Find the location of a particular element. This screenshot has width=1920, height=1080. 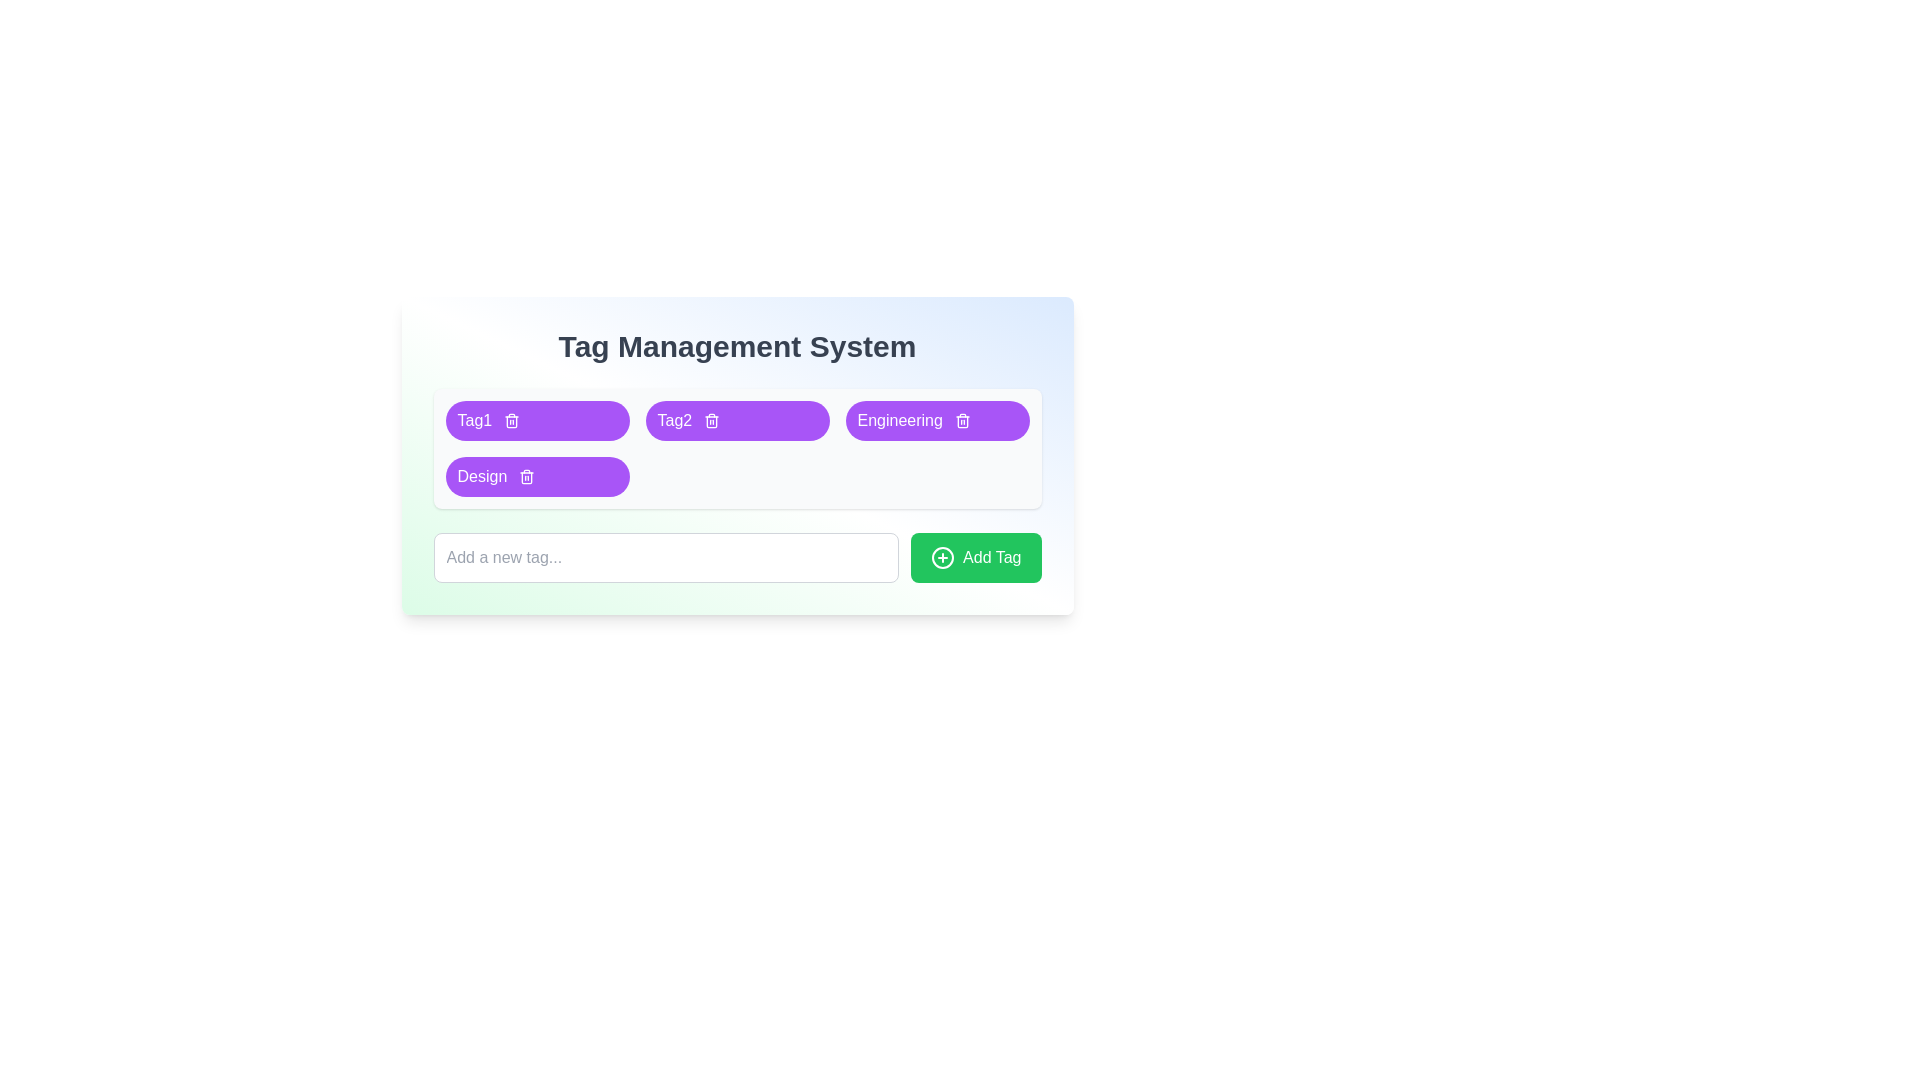

the section displaying tags, which is styled with a purple background and white text, located below the 'Tag Management System' header is located at coordinates (736, 447).